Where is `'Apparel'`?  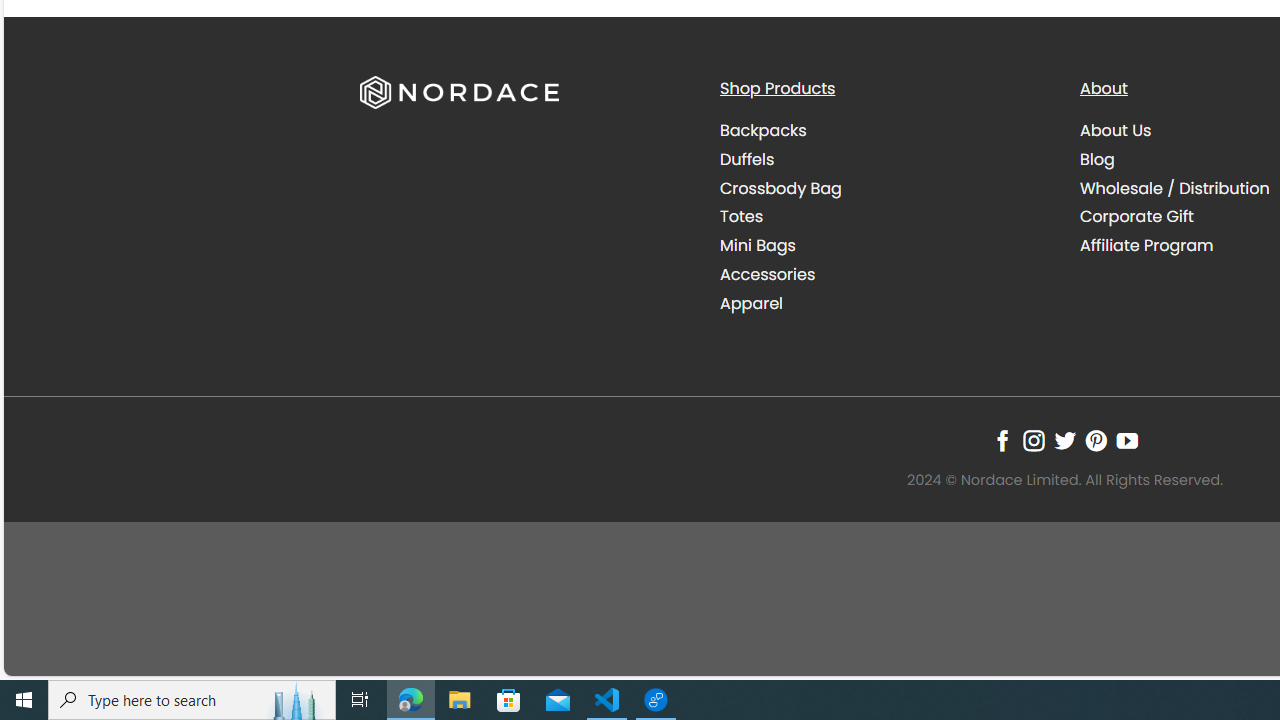 'Apparel' is located at coordinates (750, 303).